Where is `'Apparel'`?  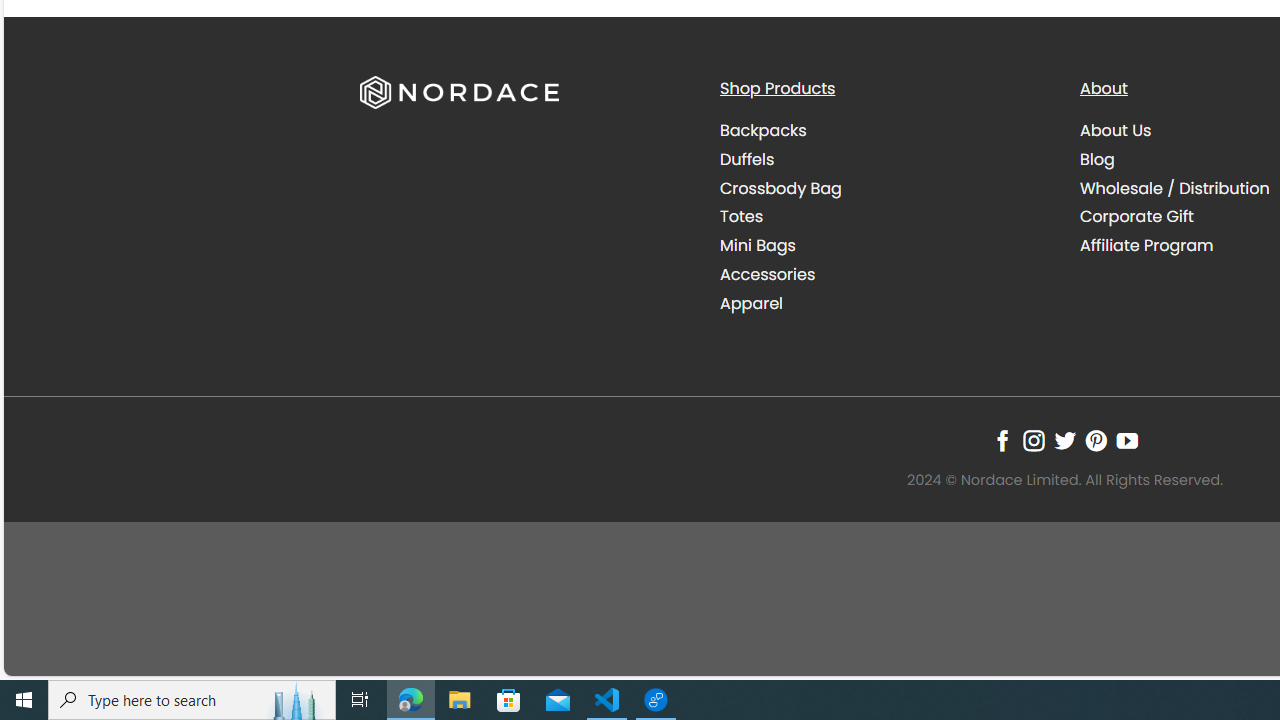 'Apparel' is located at coordinates (750, 303).